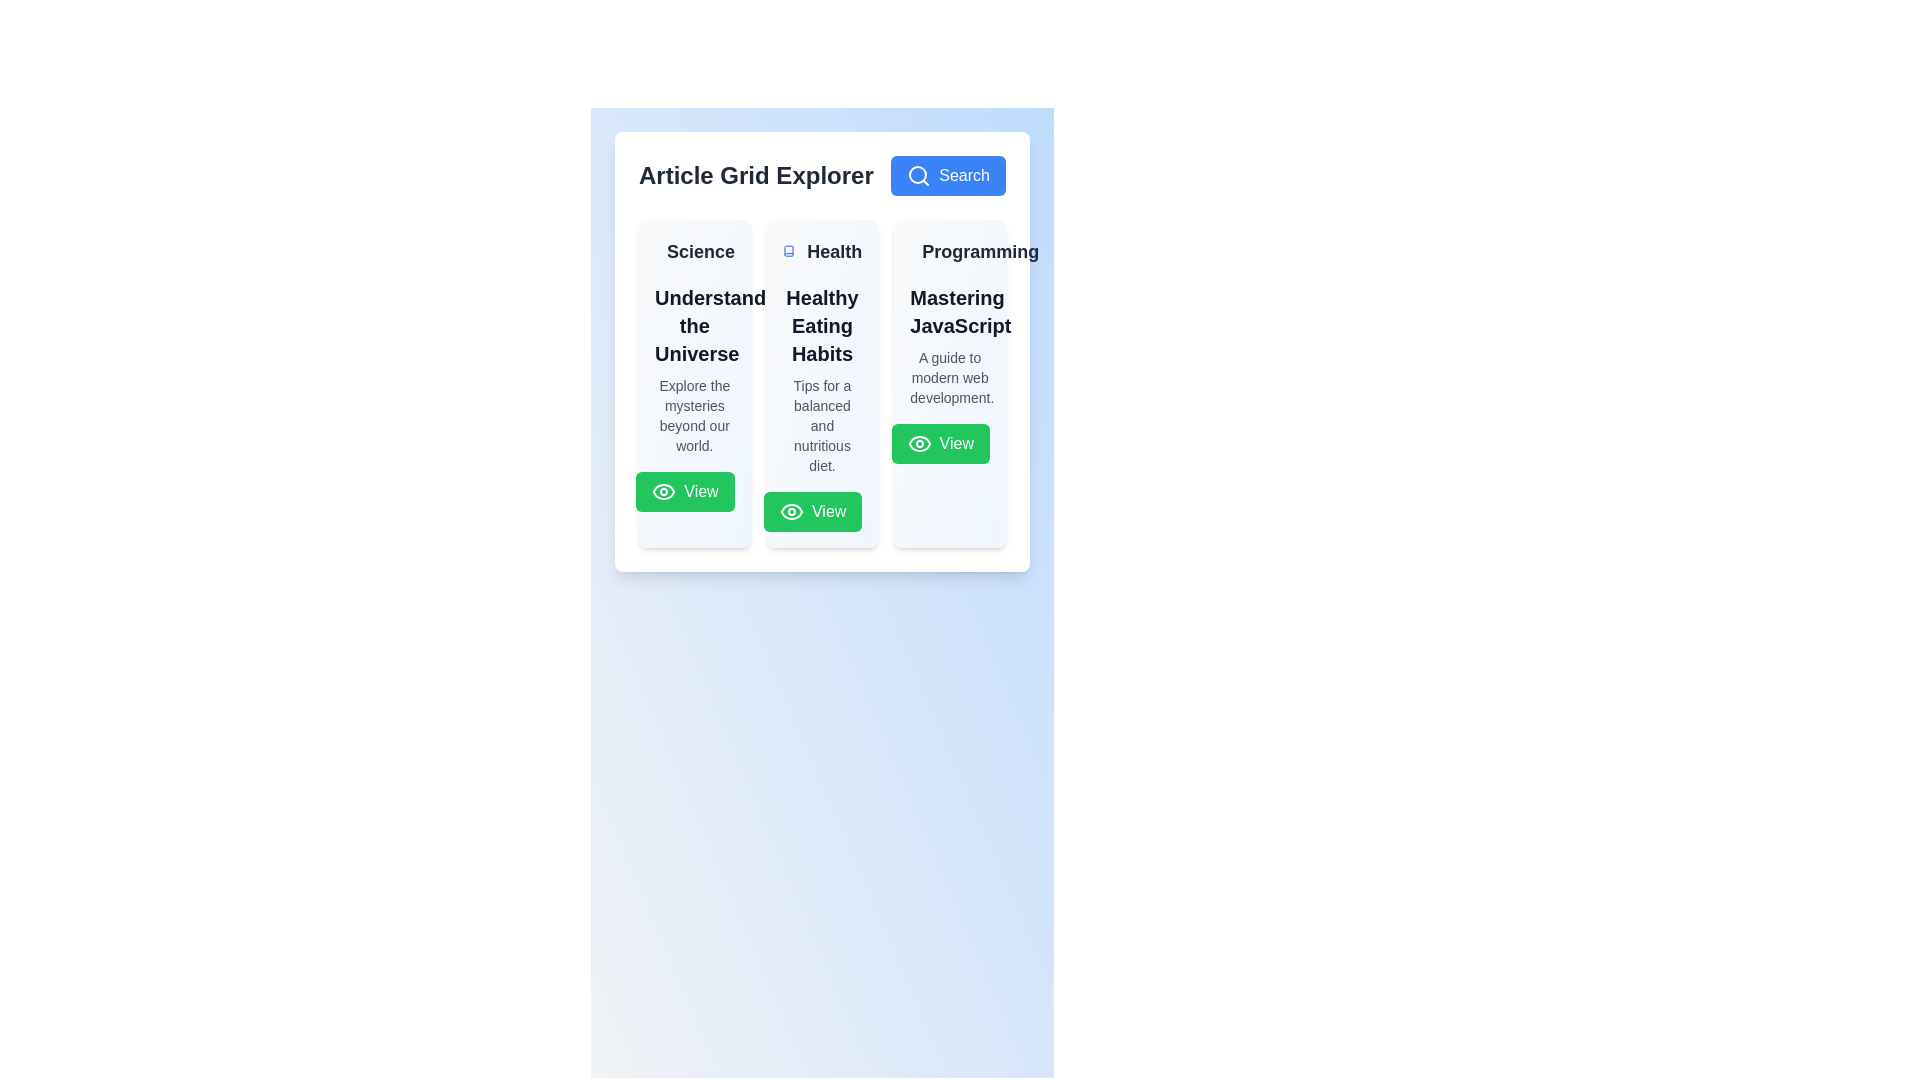 The height and width of the screenshot is (1080, 1920). Describe the element at coordinates (949, 384) in the screenshot. I see `the third card element in the grid layout that presents information about Programming and JavaScript to emphasize or highlight it` at that location.